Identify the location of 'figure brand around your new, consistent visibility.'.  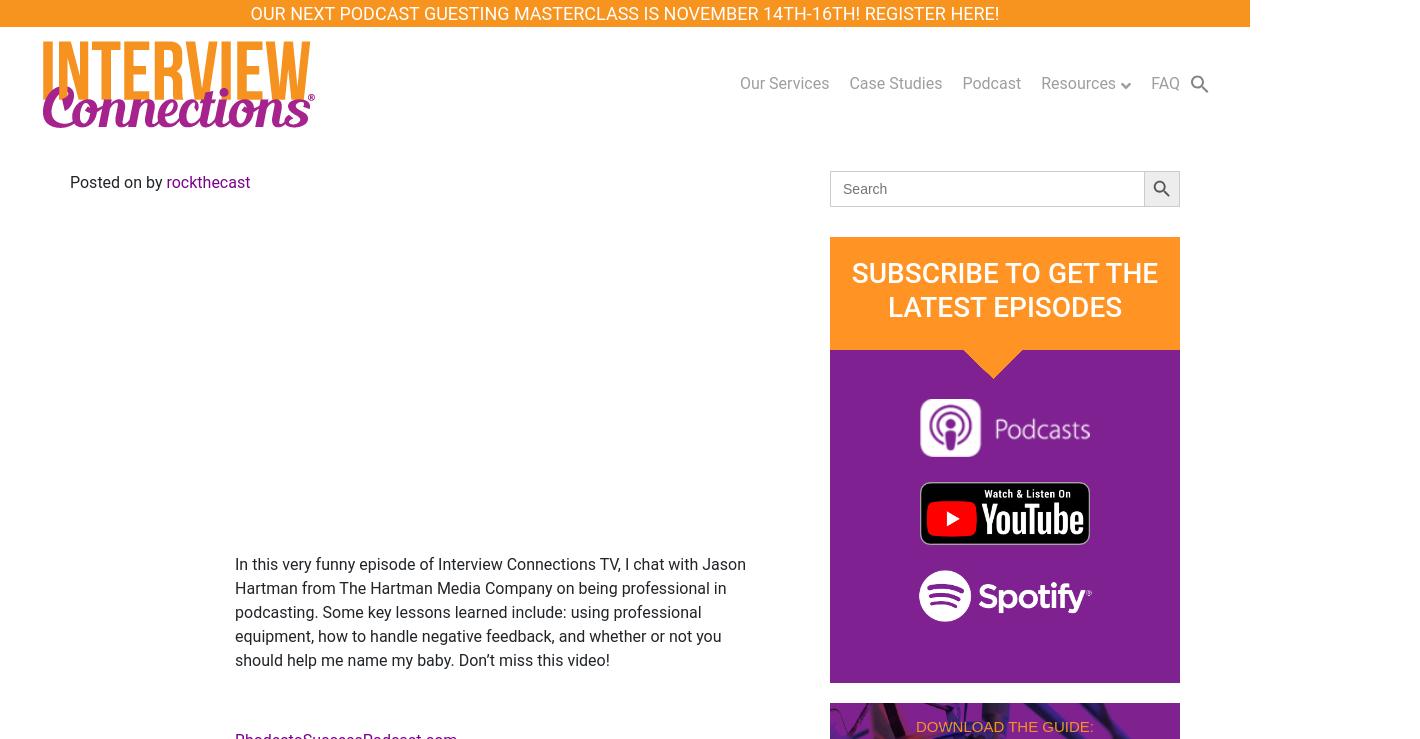
(1206, 296).